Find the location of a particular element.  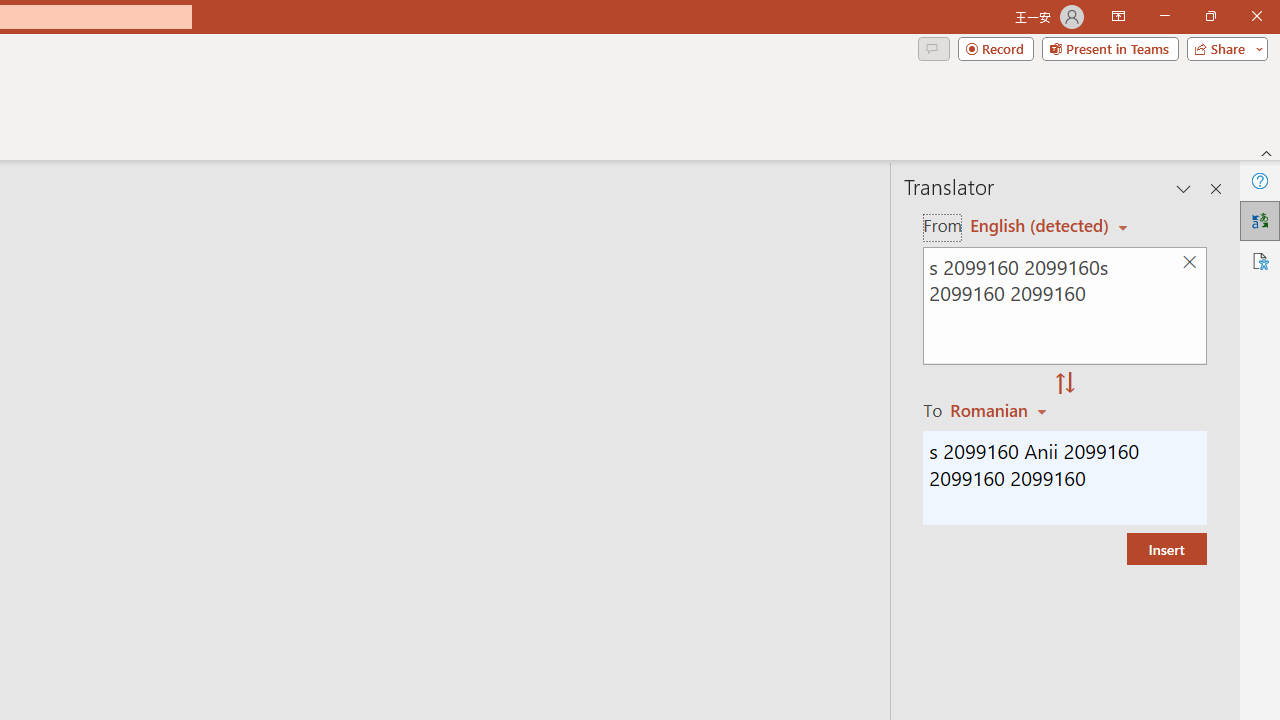

'Czech (detected)' is located at coordinates (1040, 225).